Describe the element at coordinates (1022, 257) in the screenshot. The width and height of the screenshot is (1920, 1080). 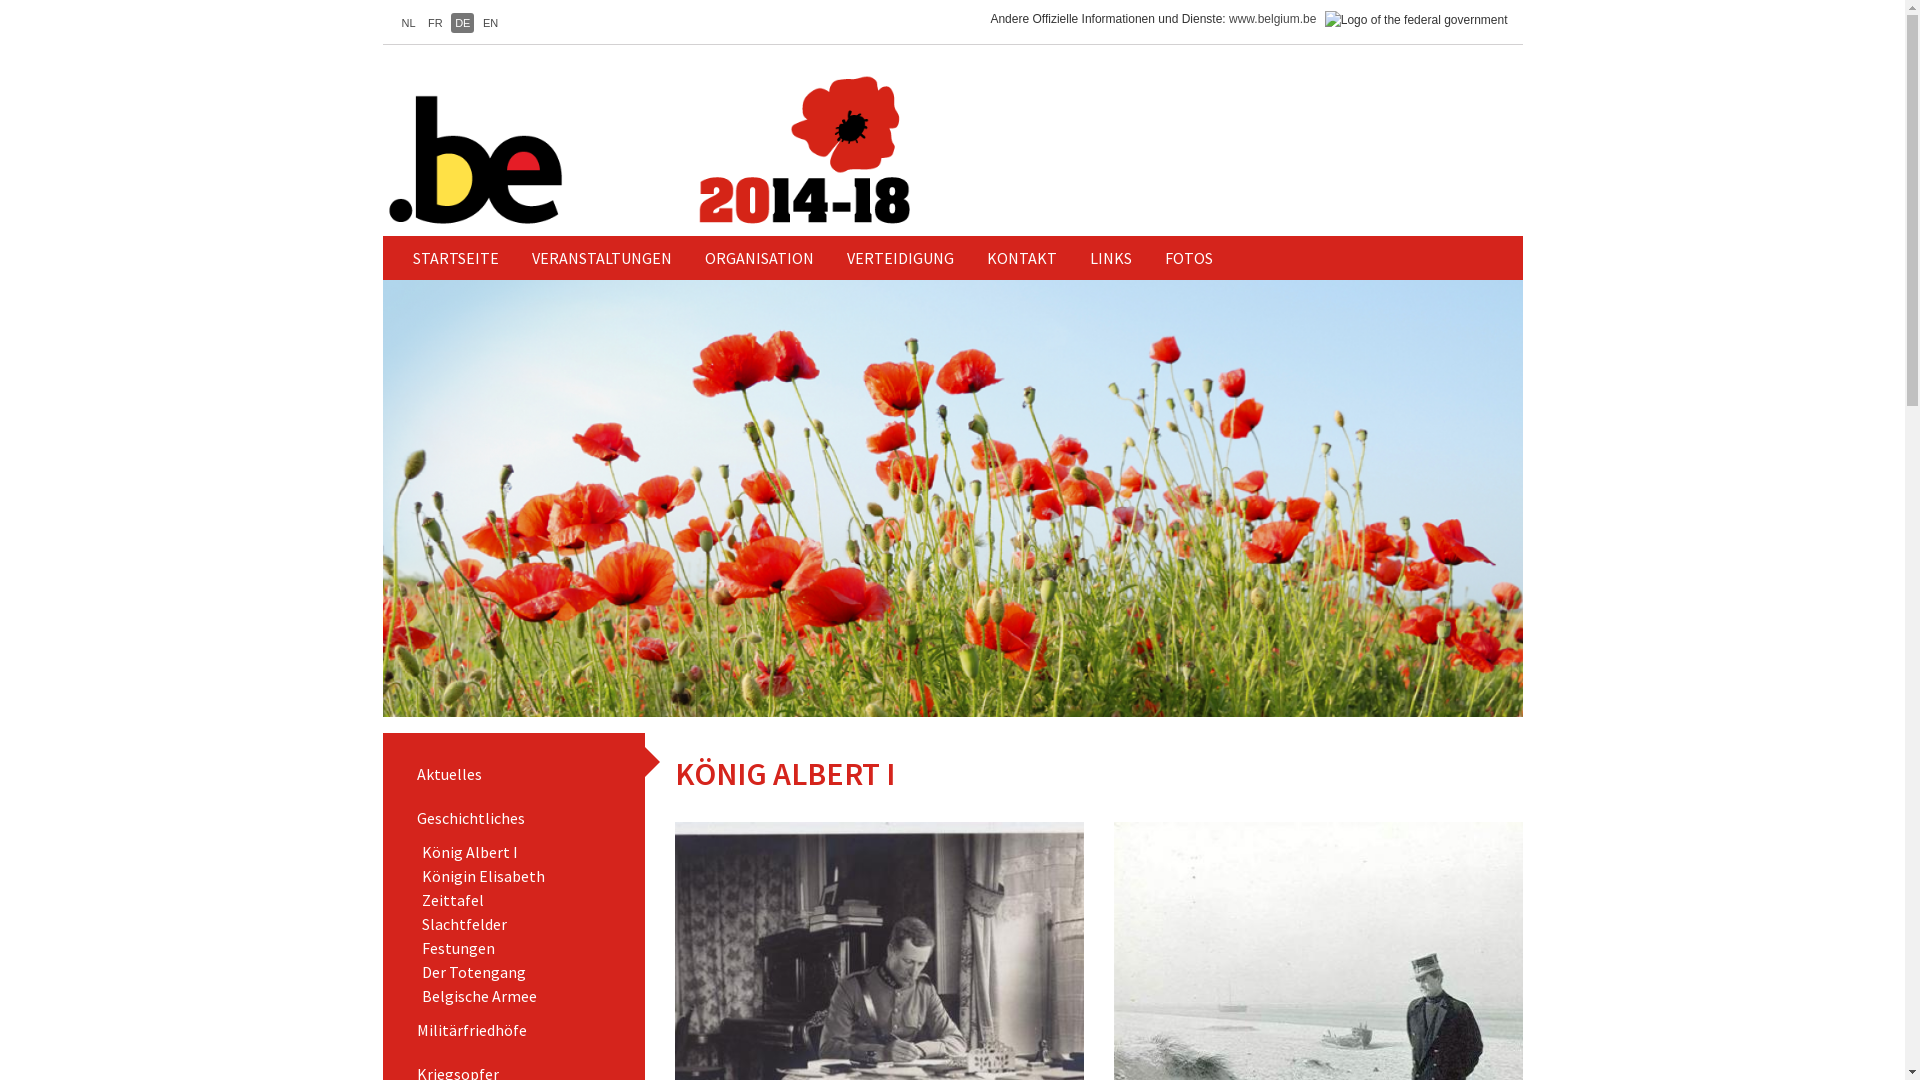
I see `'KONTAKT'` at that location.